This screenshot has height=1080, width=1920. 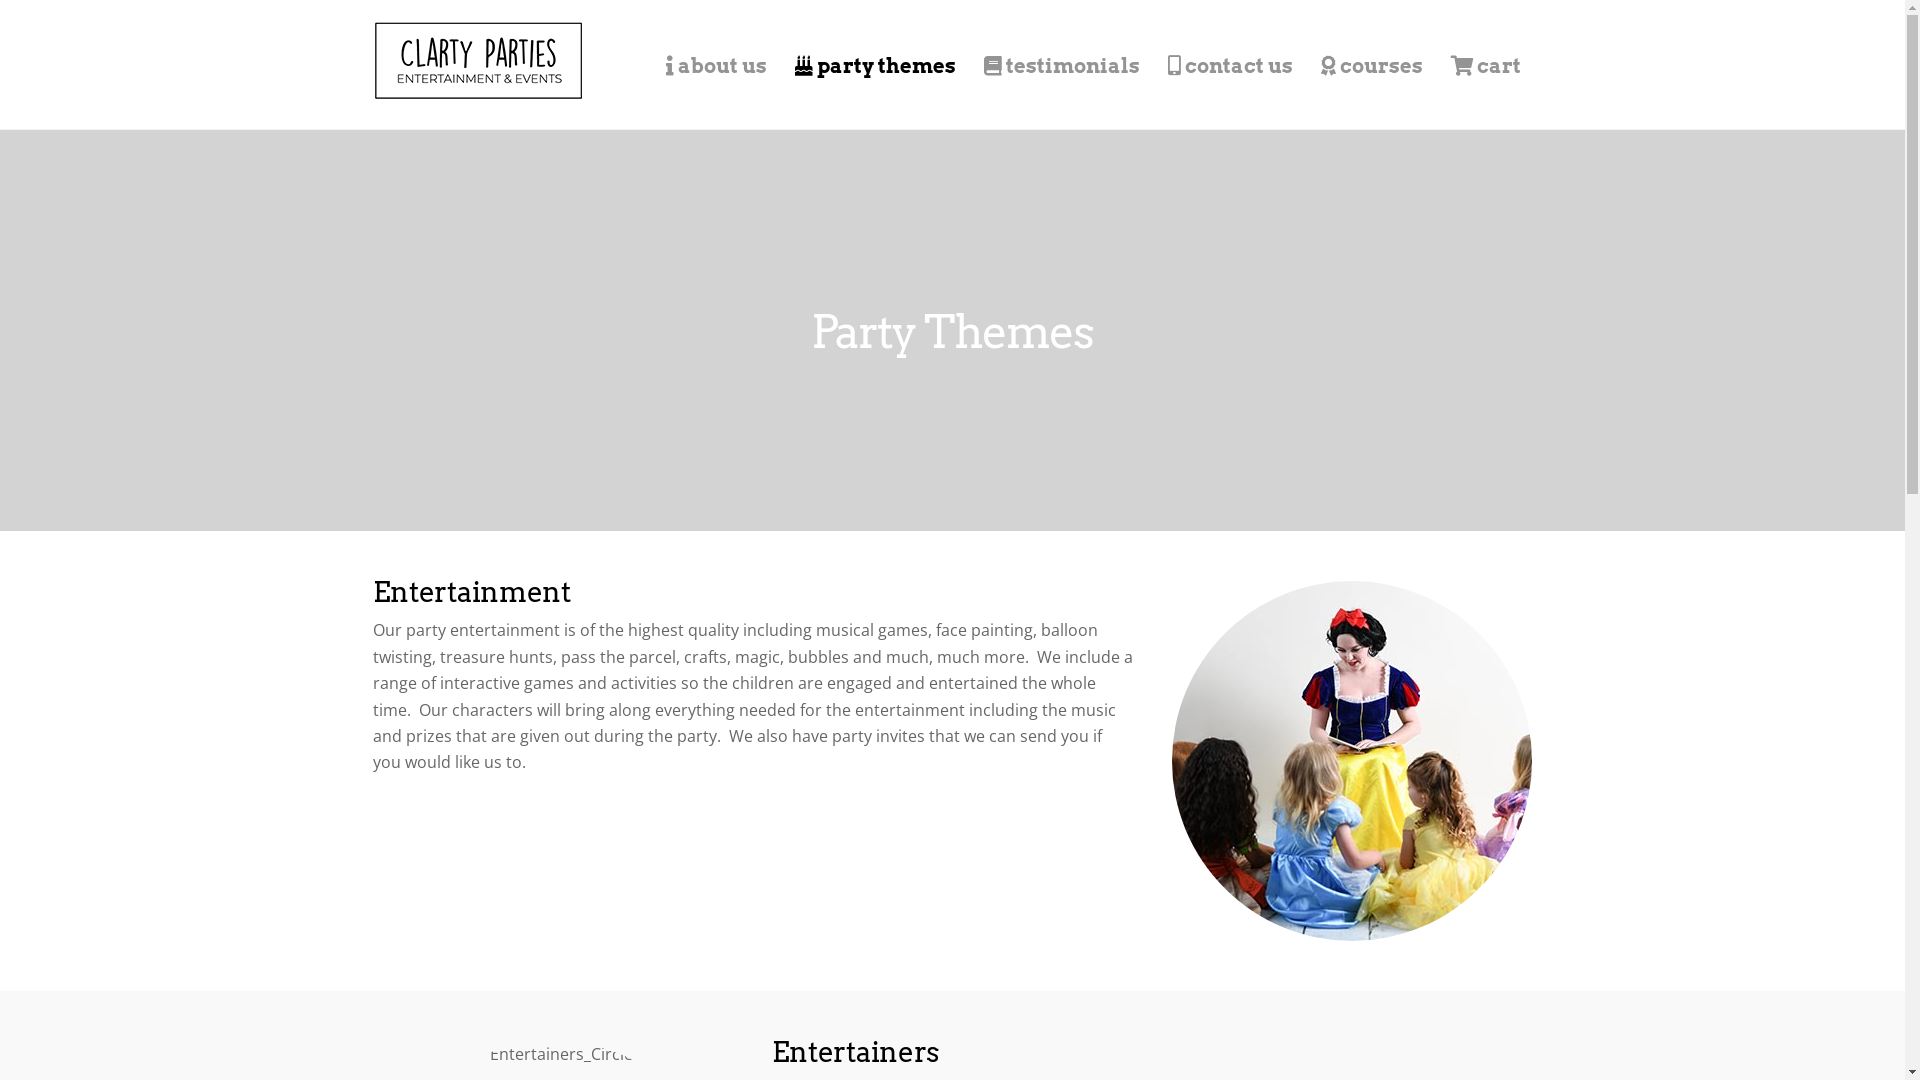 What do you see at coordinates (1370, 64) in the screenshot?
I see `'courses'` at bounding box center [1370, 64].